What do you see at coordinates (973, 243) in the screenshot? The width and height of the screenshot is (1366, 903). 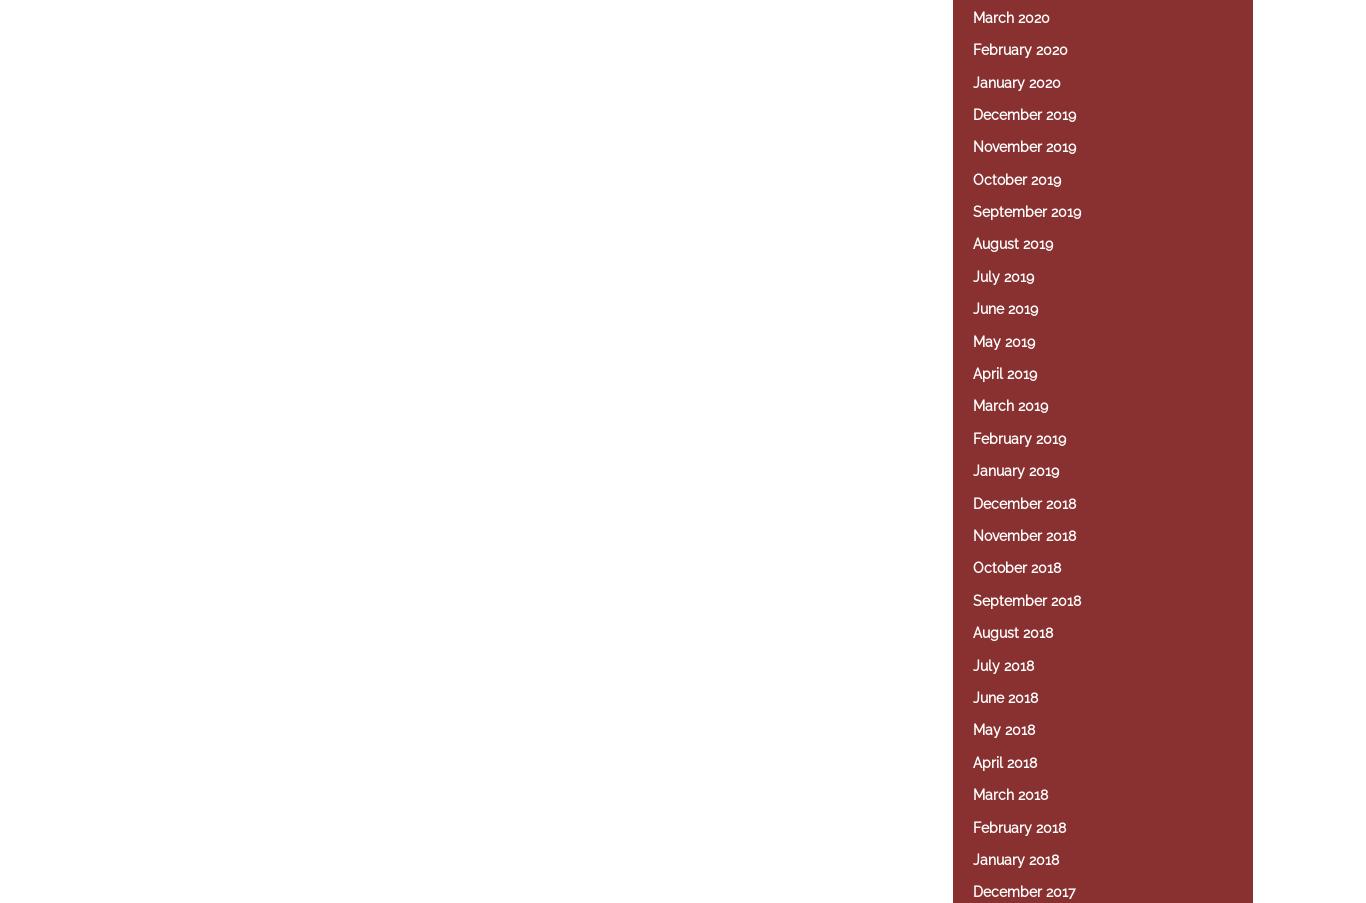 I see `'August 2019'` at bounding box center [973, 243].